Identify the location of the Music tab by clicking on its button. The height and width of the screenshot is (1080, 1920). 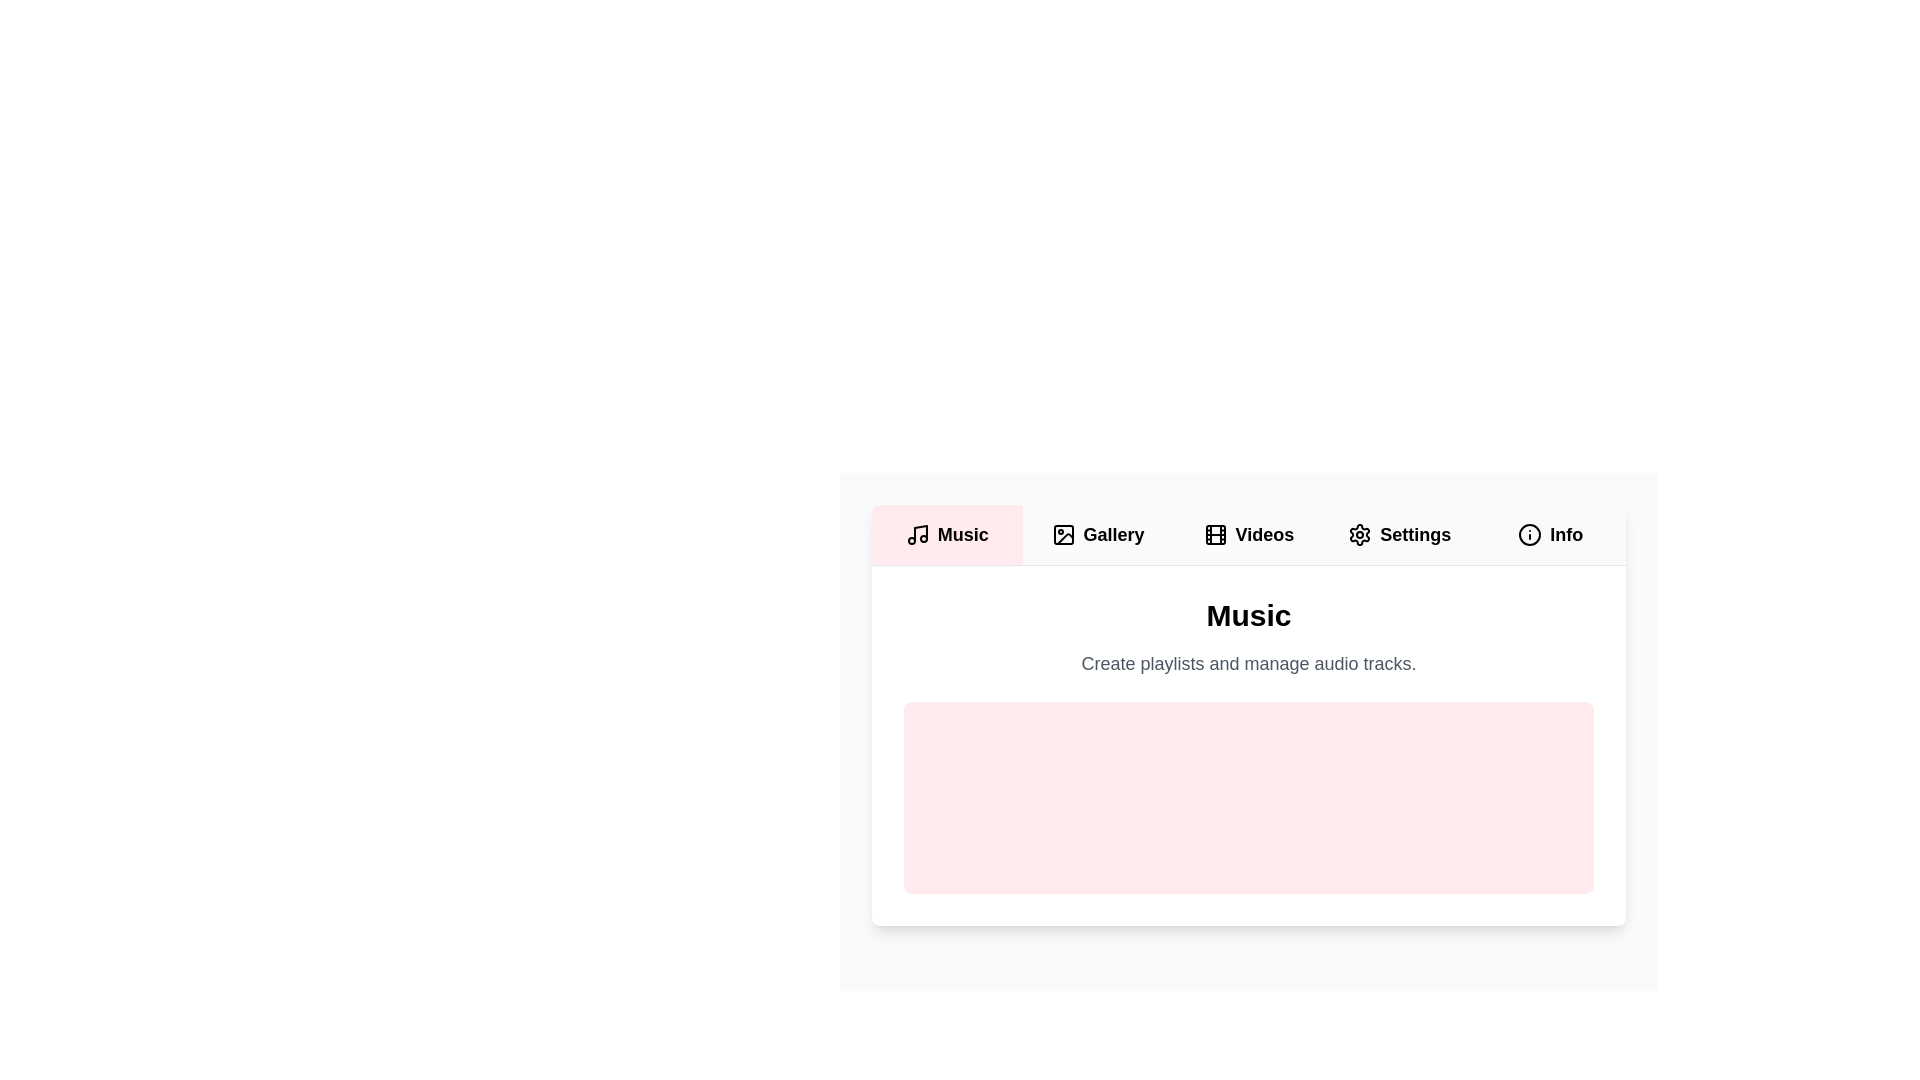
(946, 534).